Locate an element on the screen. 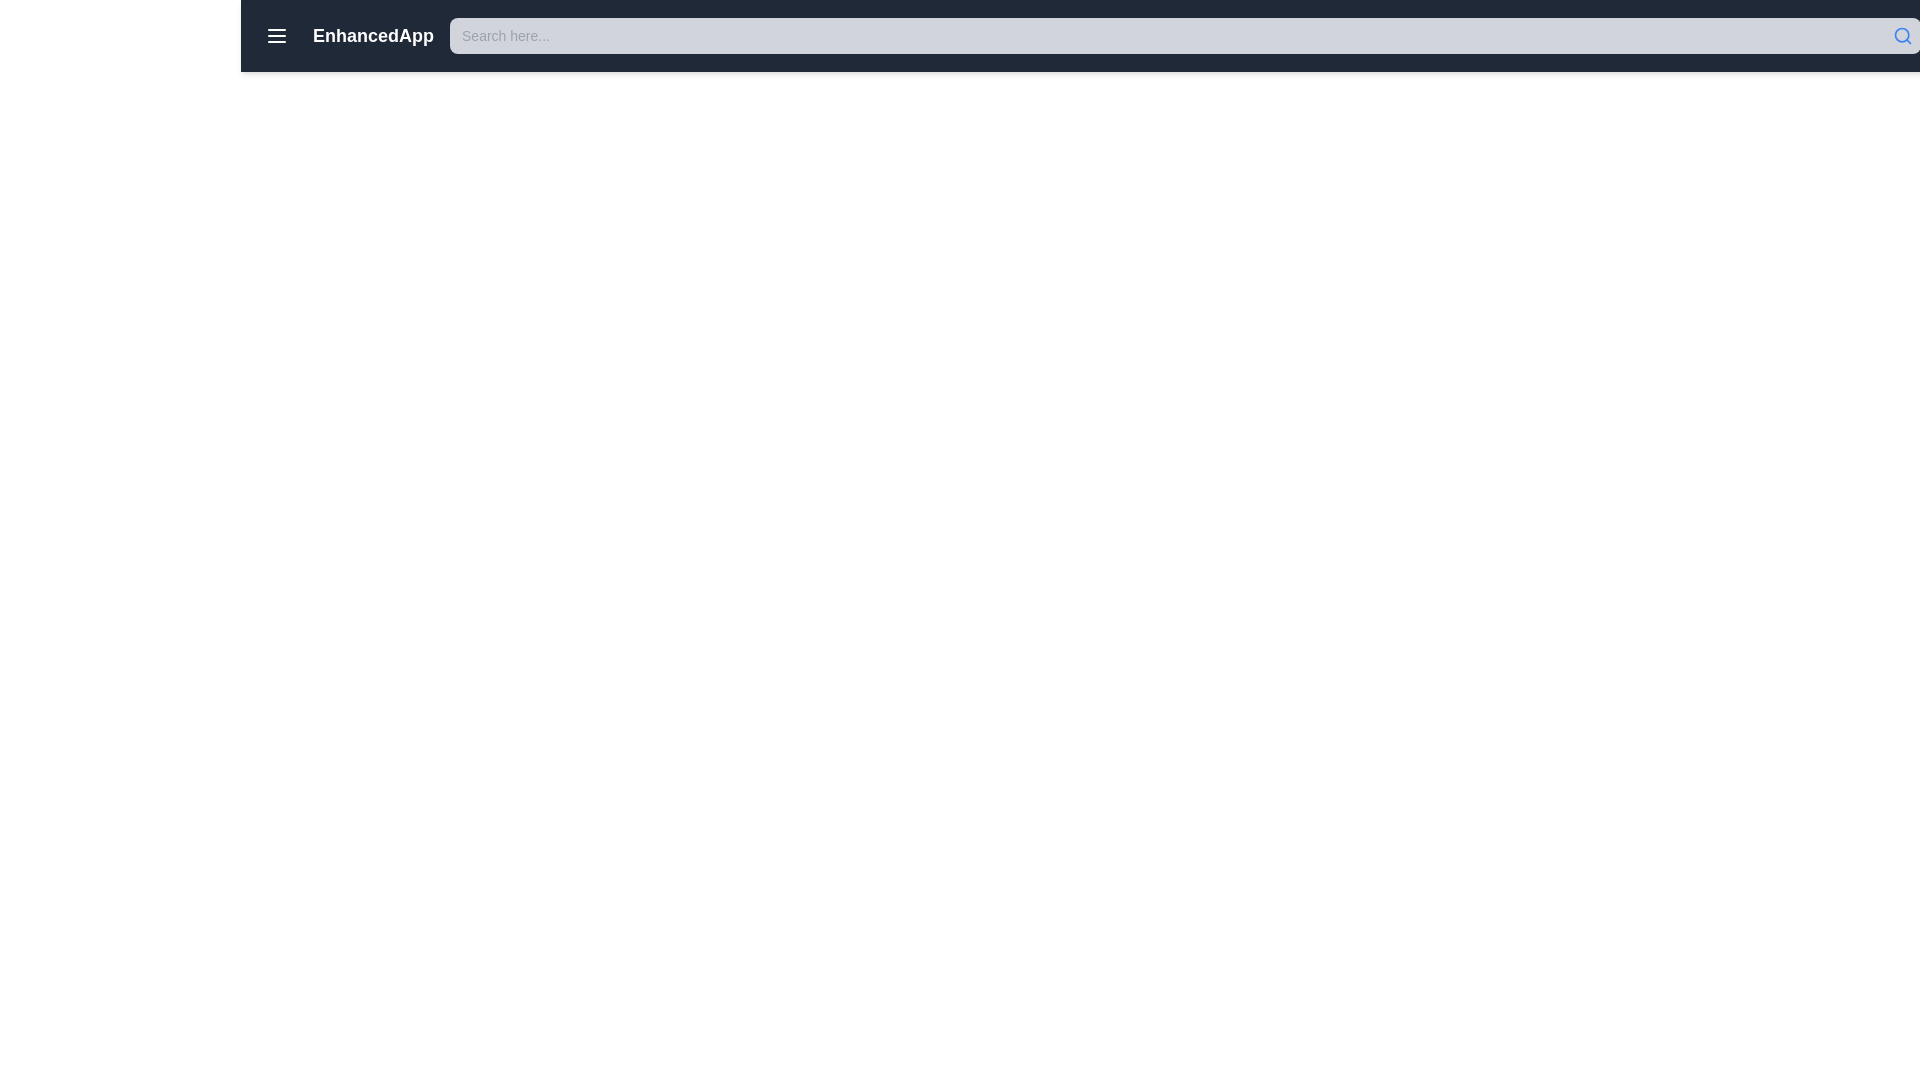  keyboard navigation is located at coordinates (276, 35).